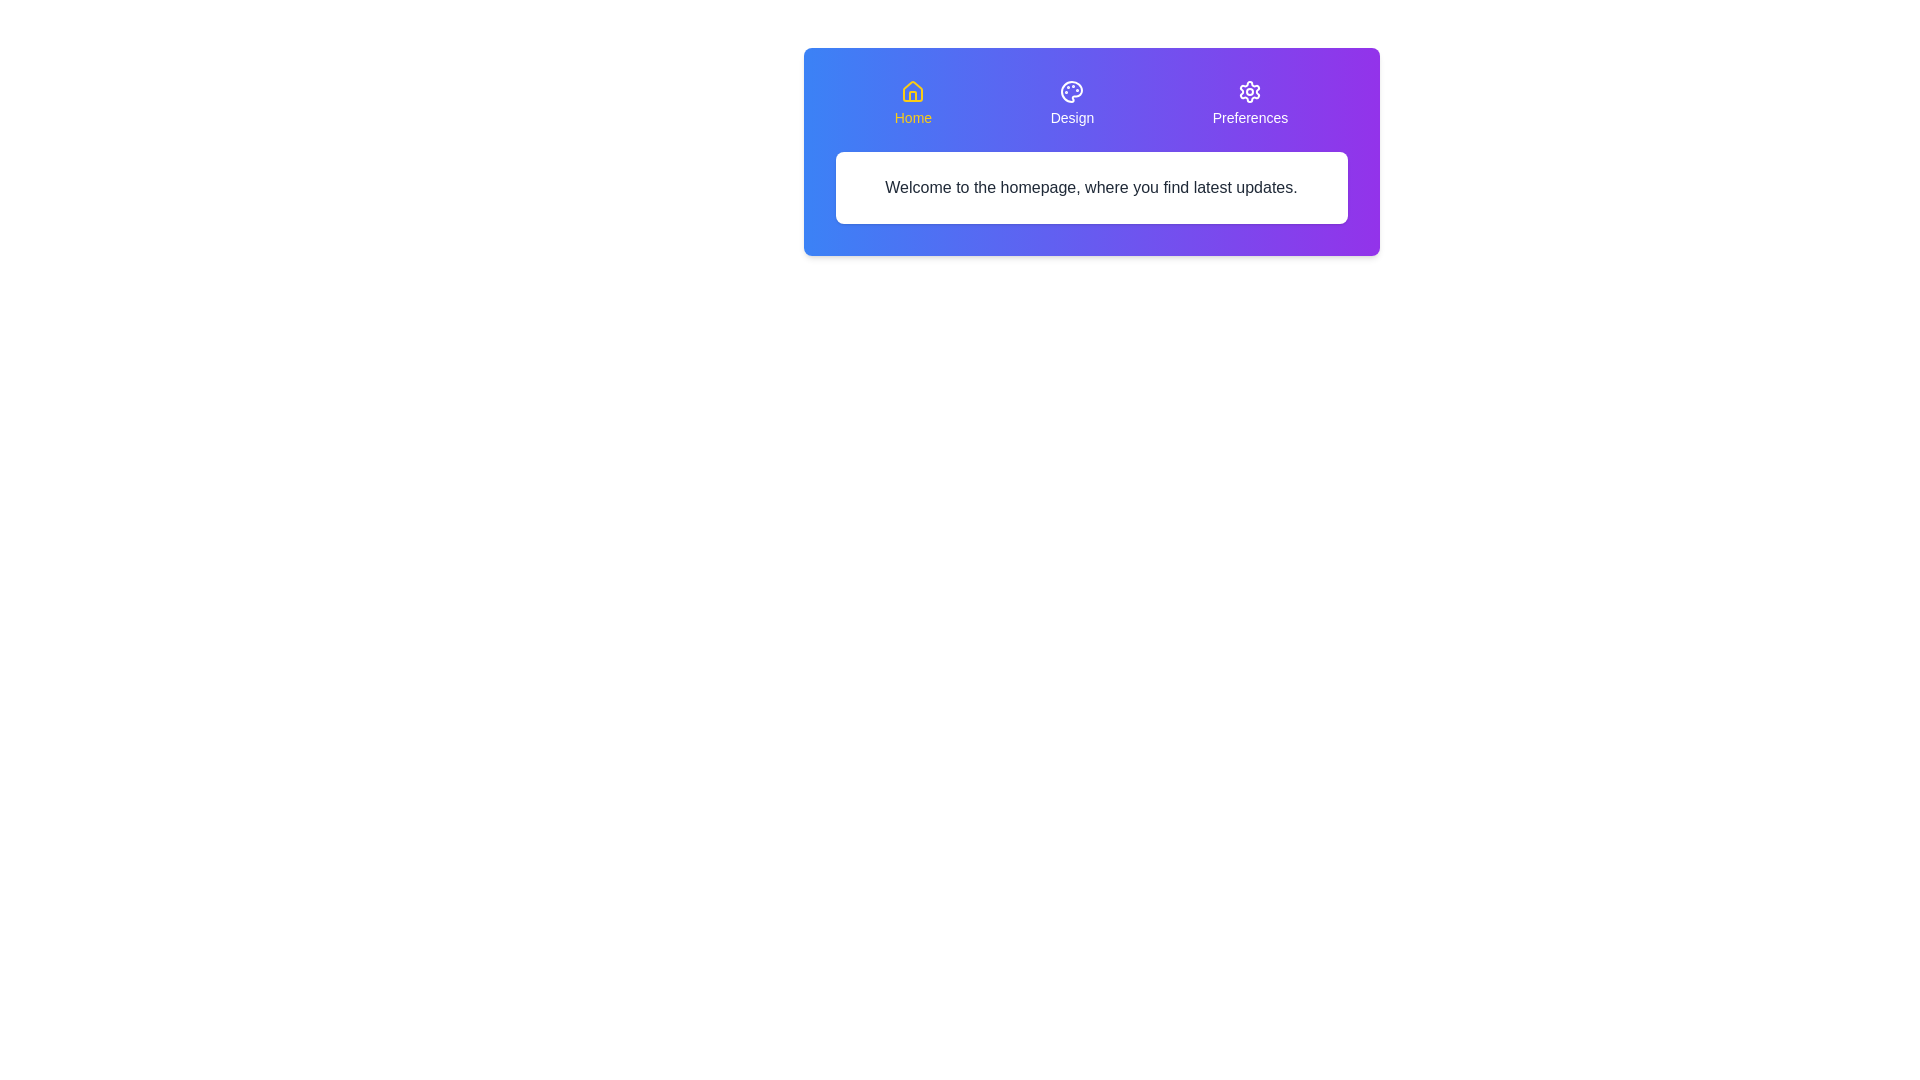 This screenshot has height=1080, width=1920. What do you see at coordinates (1070, 104) in the screenshot?
I see `the Design tab by clicking on it` at bounding box center [1070, 104].